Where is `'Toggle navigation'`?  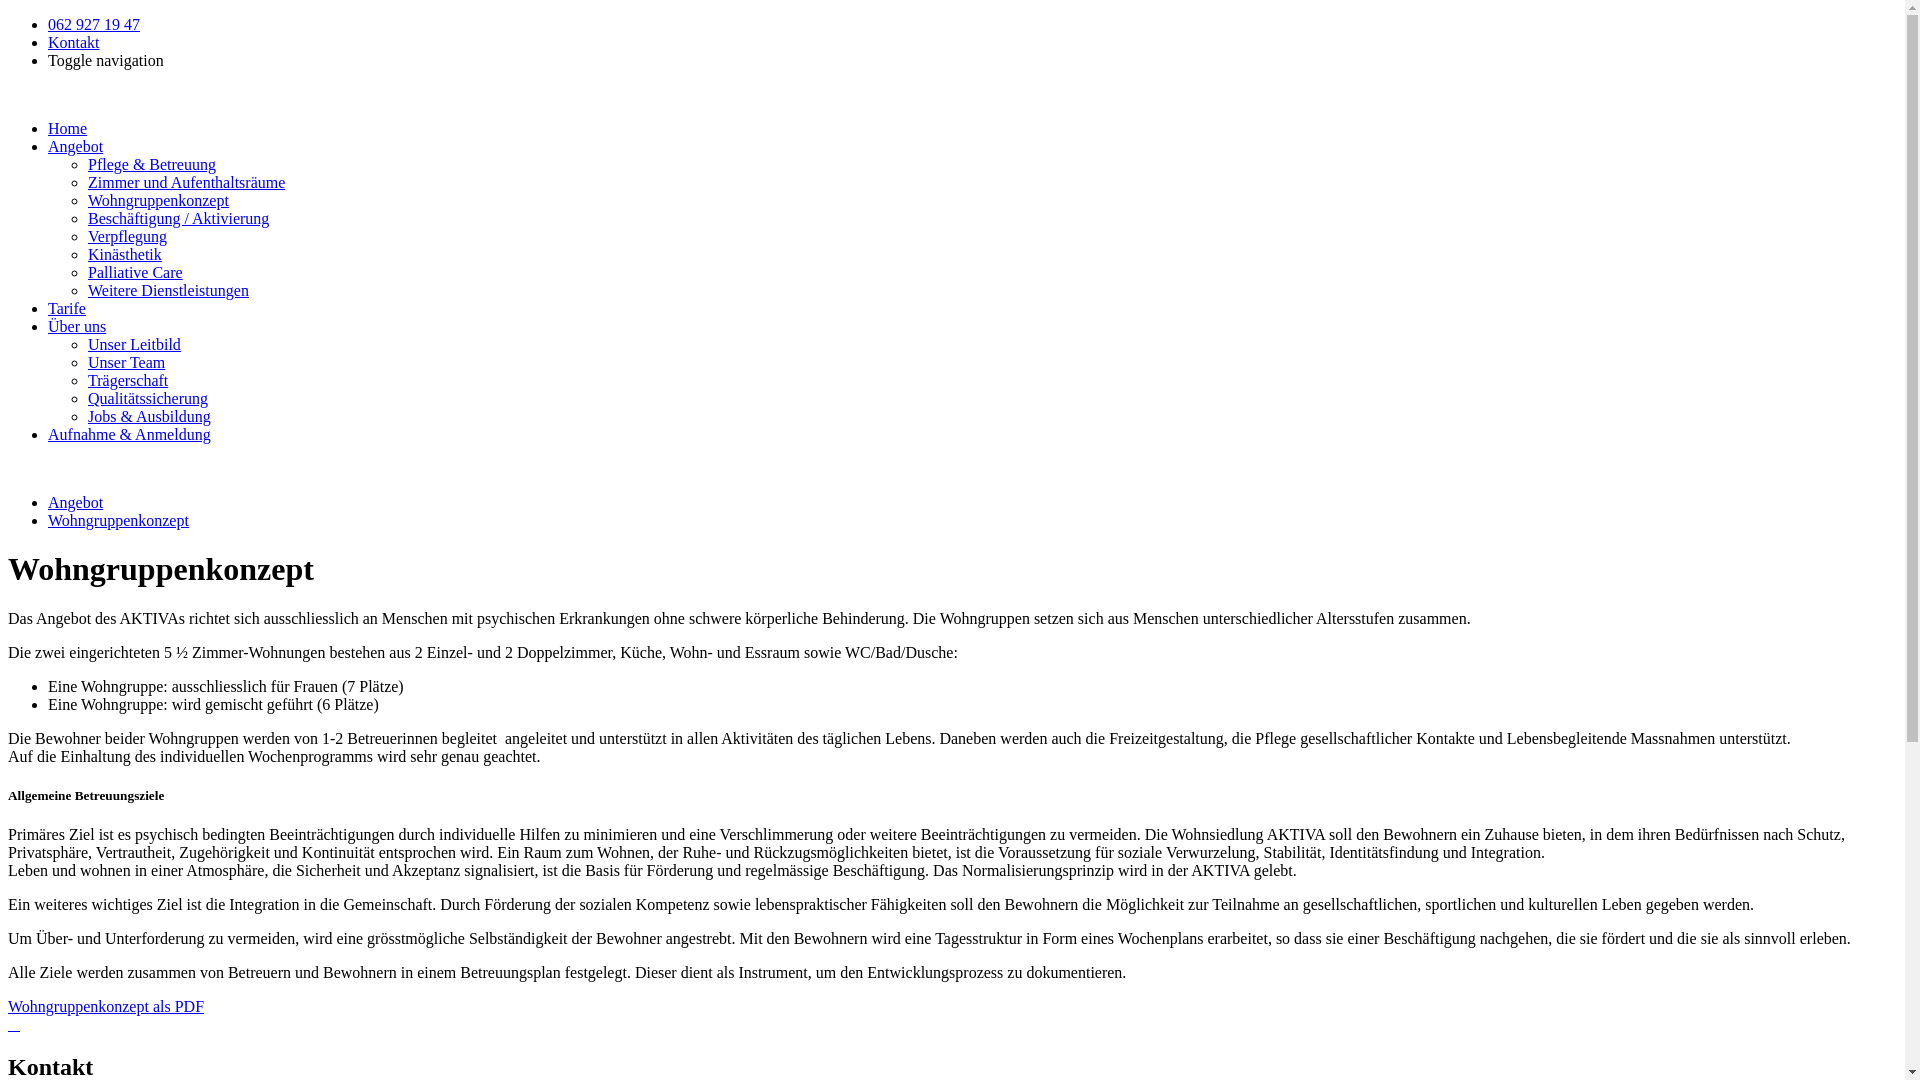
'Toggle navigation' is located at coordinates (104, 59).